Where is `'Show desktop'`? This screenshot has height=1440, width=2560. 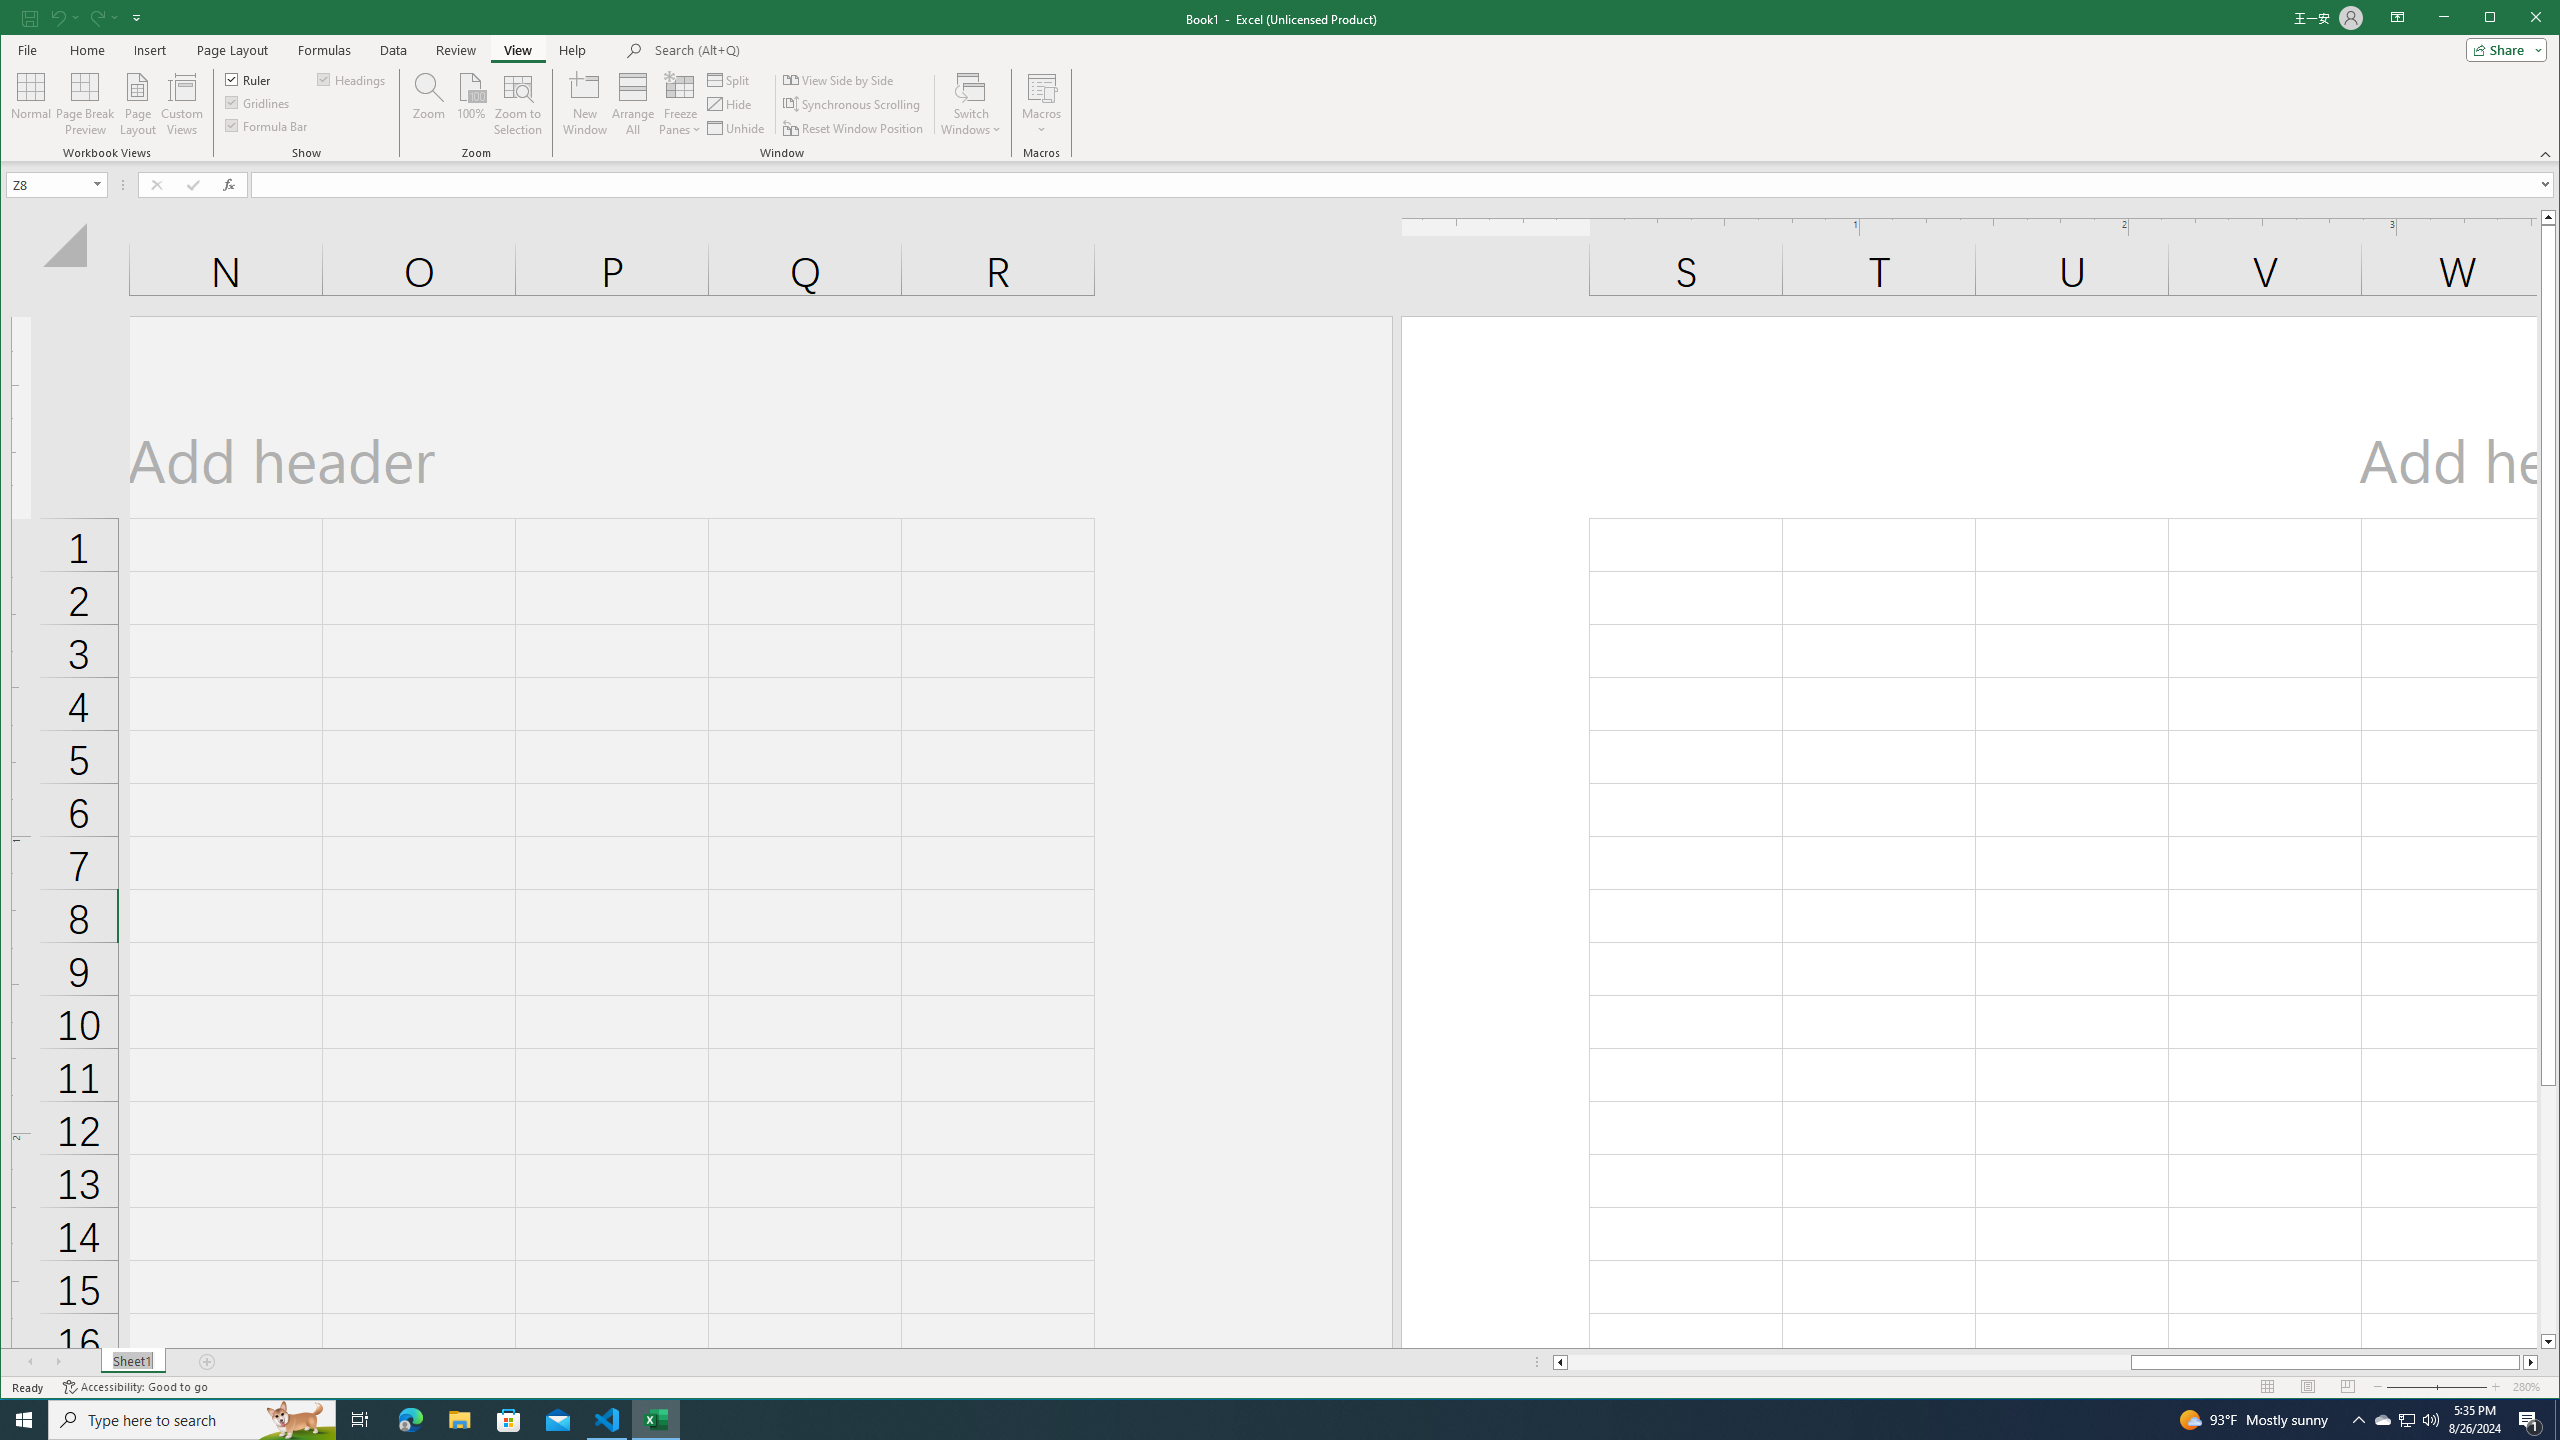
'Show desktop' is located at coordinates (2556, 1418).